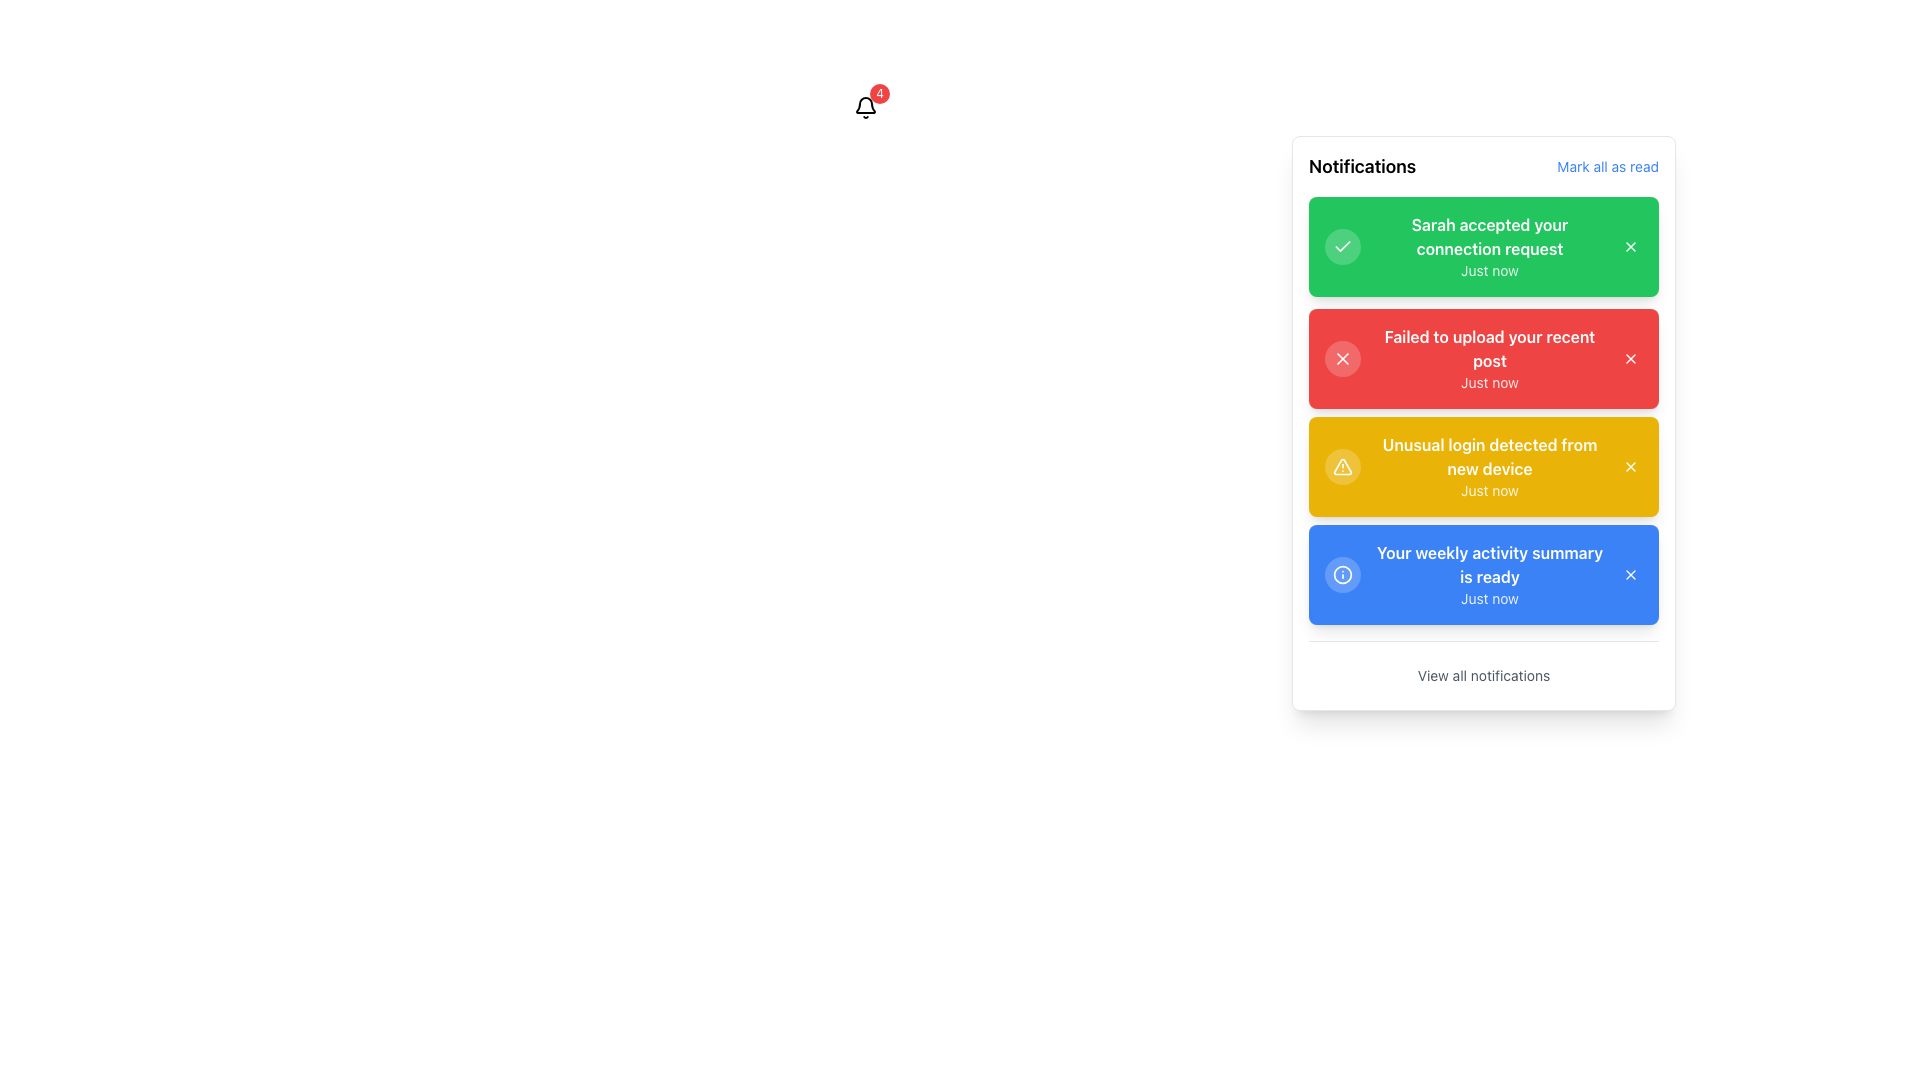 This screenshot has width=1920, height=1080. I want to click on text of the Timestamp label located underneath the bold text 'Failed to upload your recent post' in the second notification card from the top, so click(1489, 382).